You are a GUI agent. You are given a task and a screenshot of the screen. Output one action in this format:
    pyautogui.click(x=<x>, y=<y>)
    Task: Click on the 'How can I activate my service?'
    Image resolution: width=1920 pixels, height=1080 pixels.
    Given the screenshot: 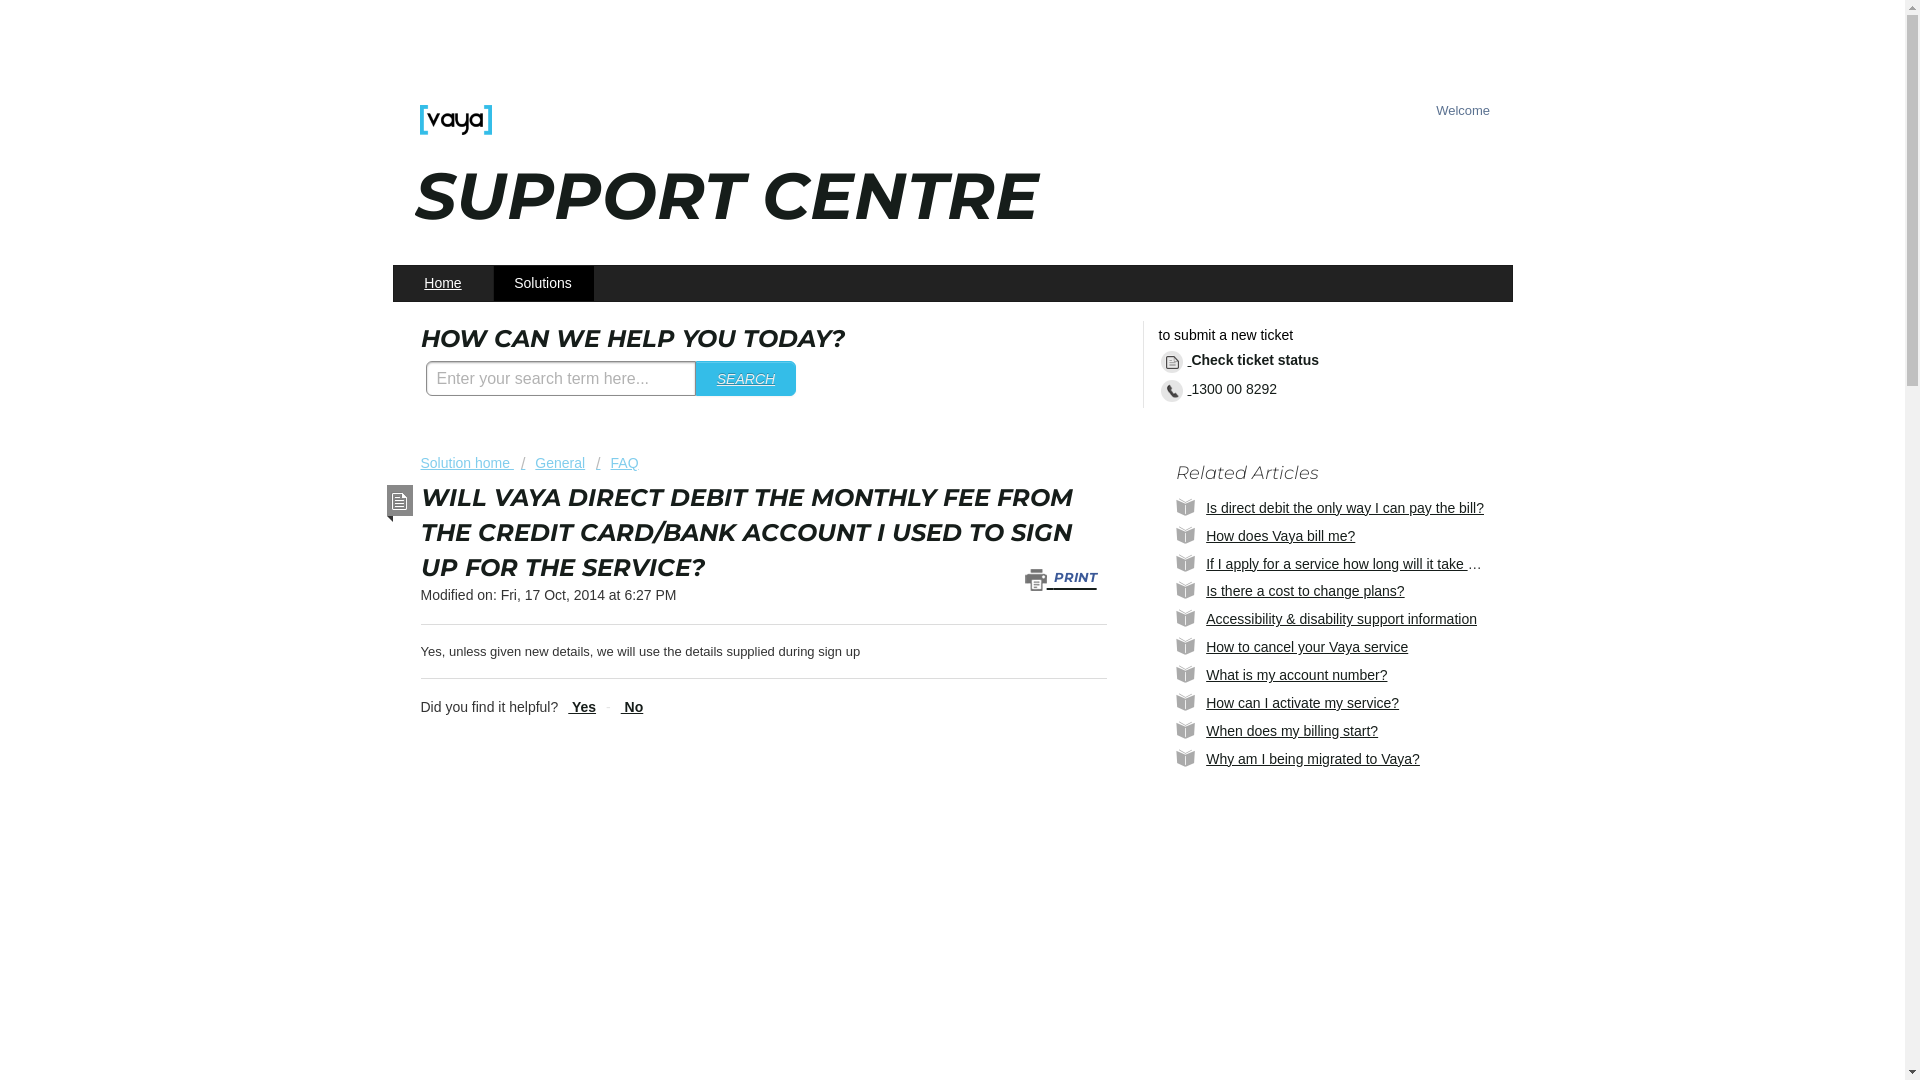 What is the action you would take?
    pyautogui.click(x=1302, y=701)
    